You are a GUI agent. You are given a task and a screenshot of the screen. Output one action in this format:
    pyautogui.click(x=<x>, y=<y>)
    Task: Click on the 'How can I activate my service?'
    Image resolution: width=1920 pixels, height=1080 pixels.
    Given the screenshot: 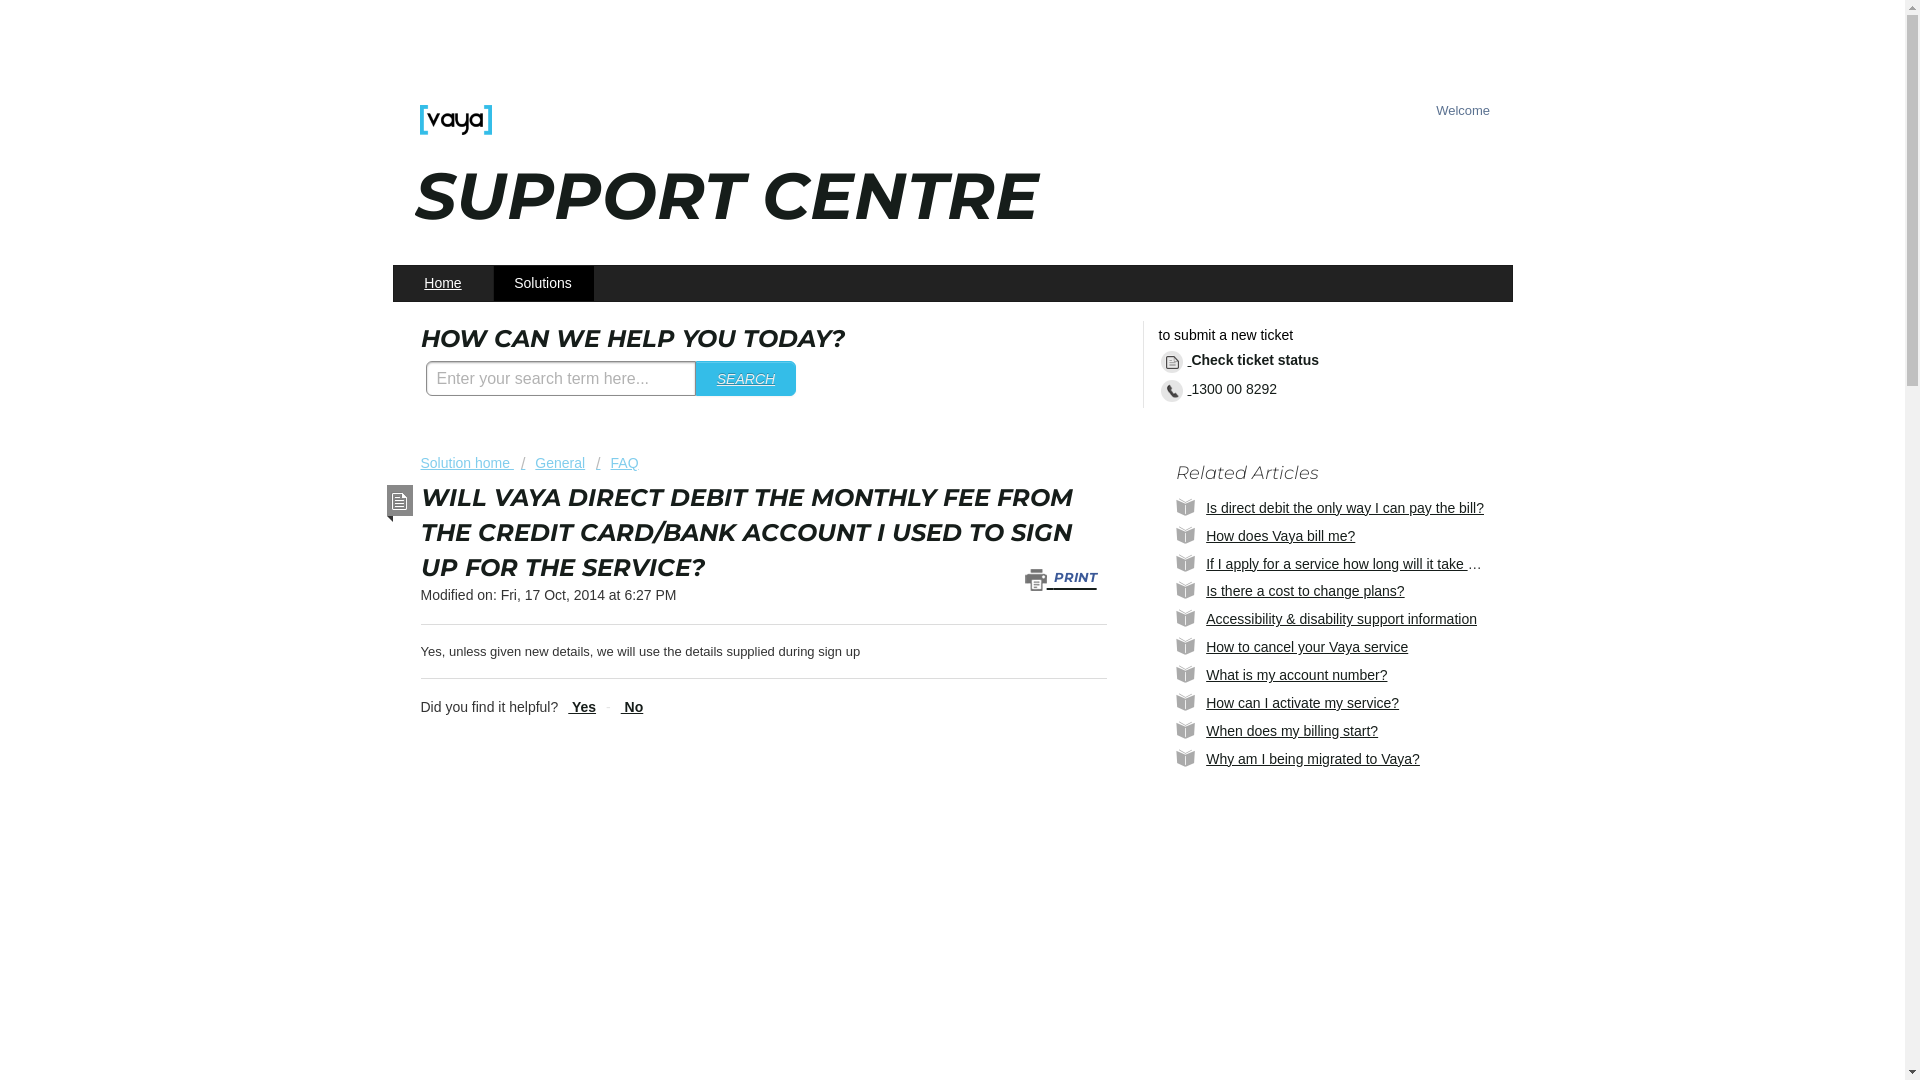 What is the action you would take?
    pyautogui.click(x=1302, y=701)
    